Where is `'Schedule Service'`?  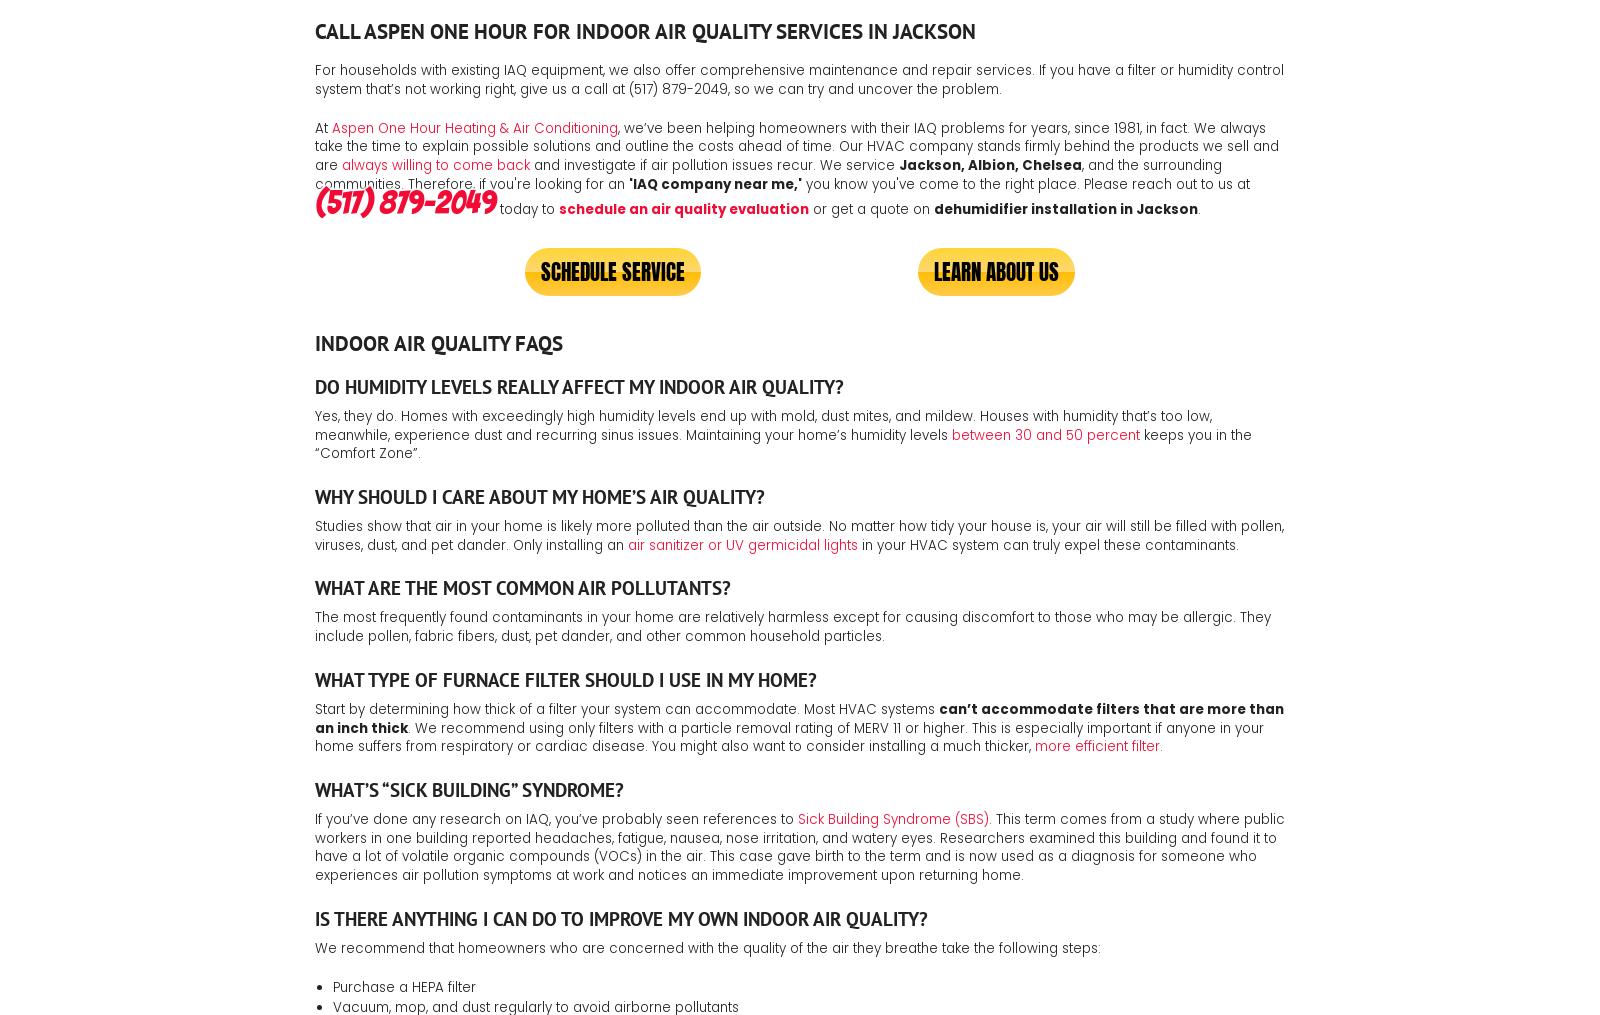 'Schedule Service' is located at coordinates (612, 271).